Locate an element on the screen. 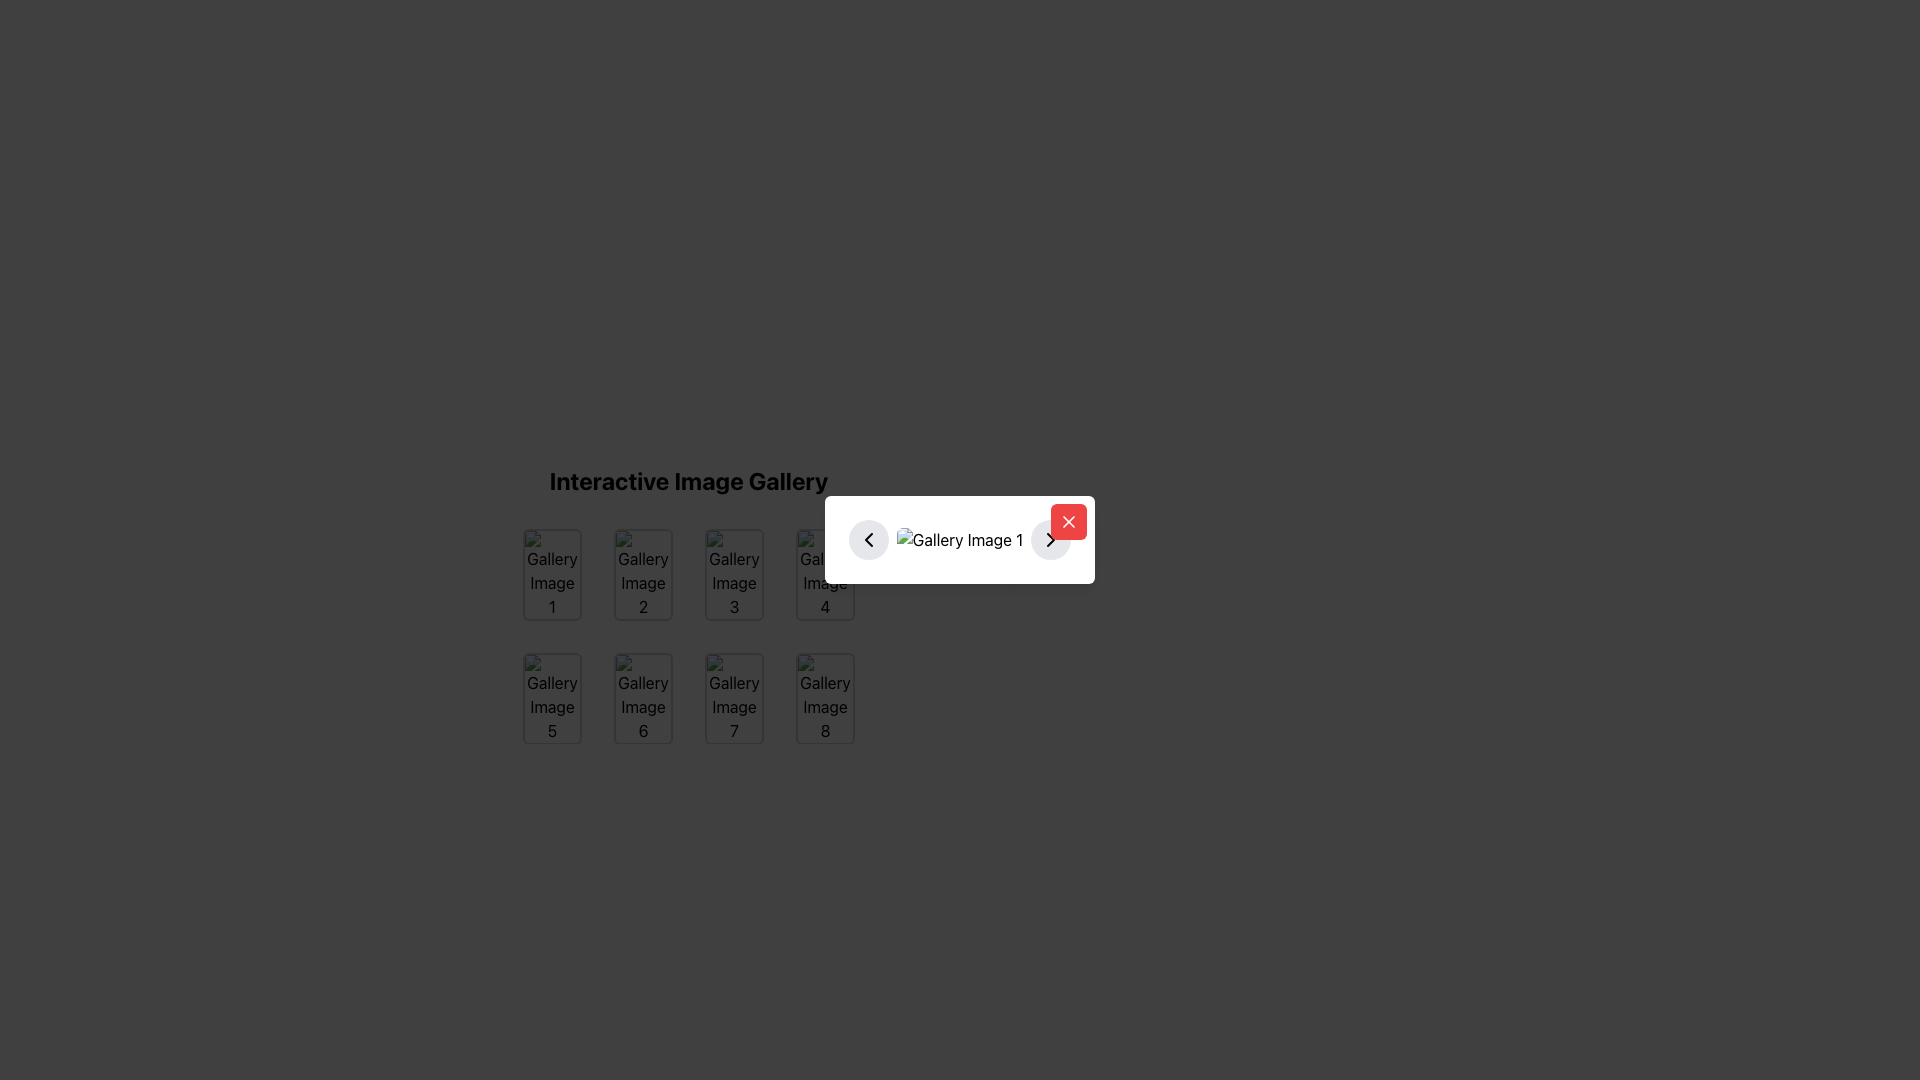  the 'Next' button SVG icon (chevron arrow) located on the right-hand side of the dialog box in the image gallery interface is located at coordinates (1050, 540).